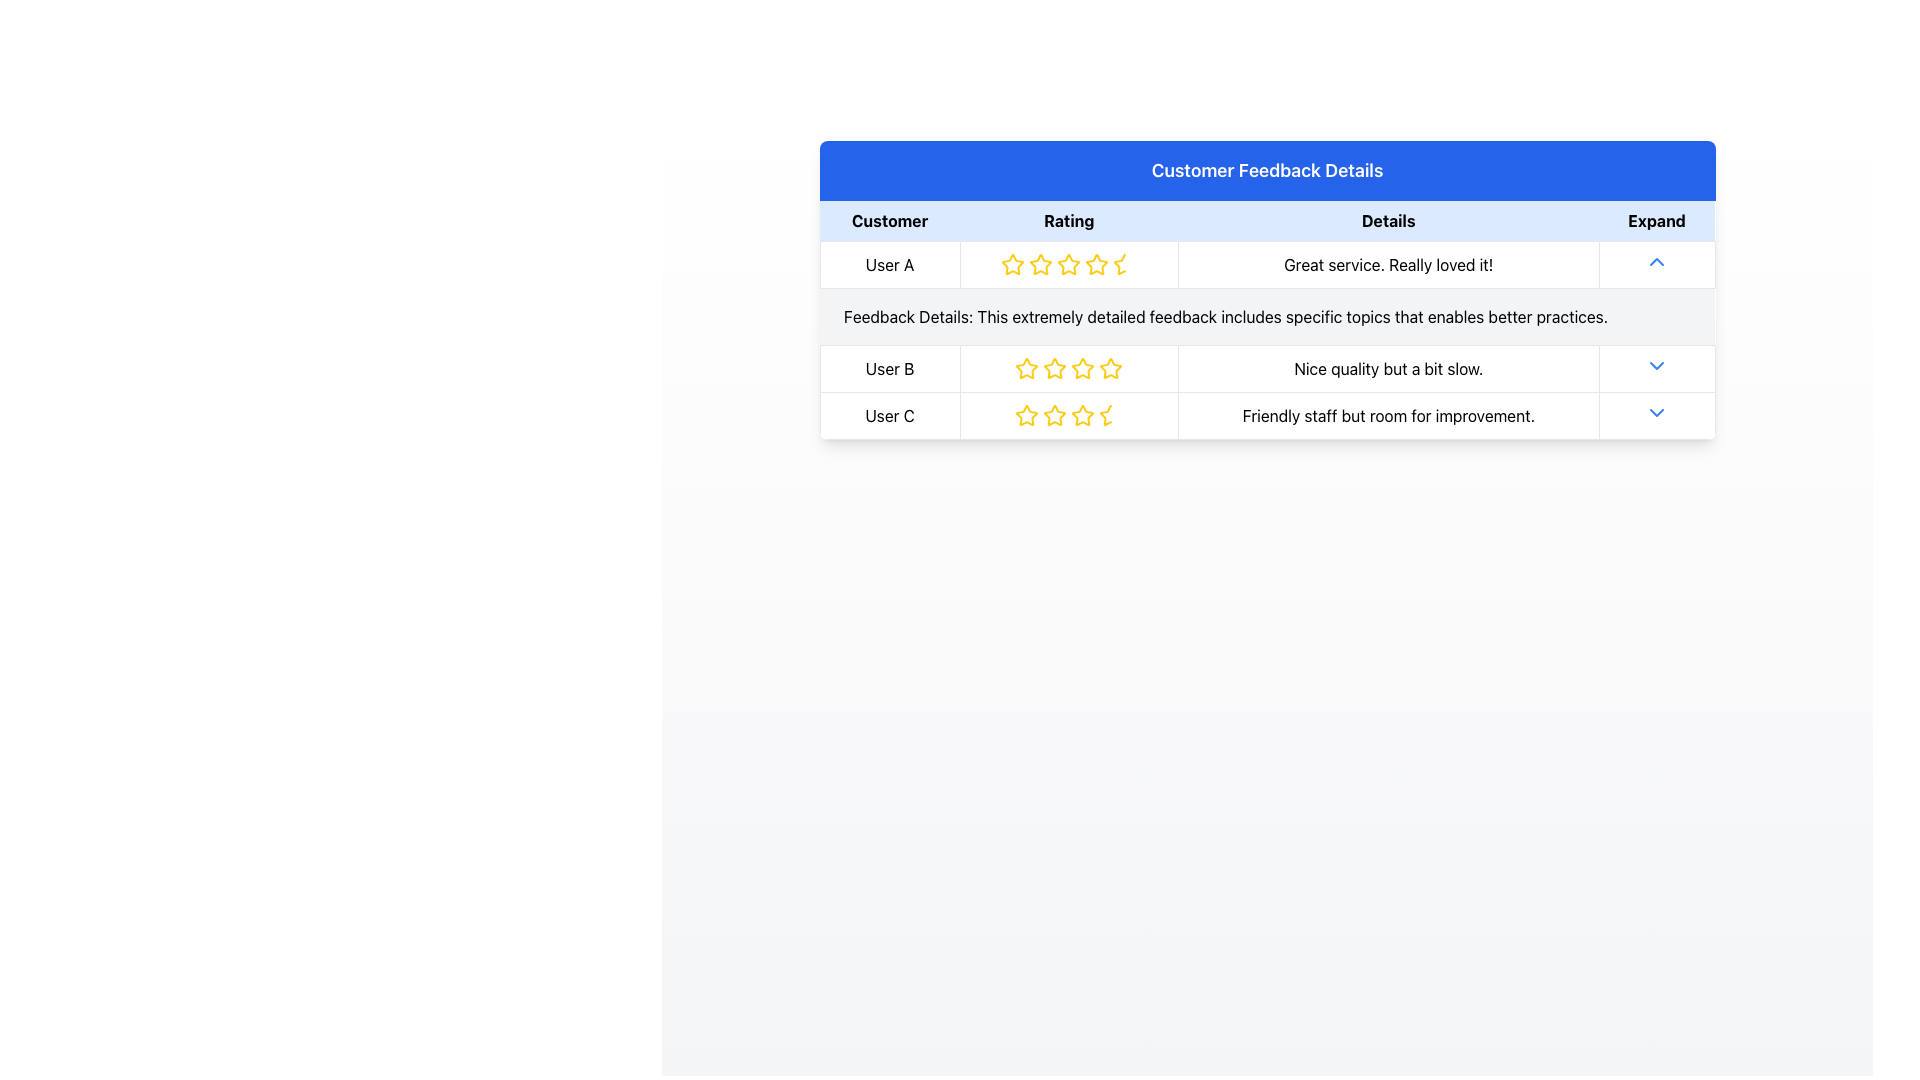  What do you see at coordinates (1657, 221) in the screenshot?
I see `the 'Expand' button, which displays the text in bold black font on a light blue background, to trigger the tooltip` at bounding box center [1657, 221].